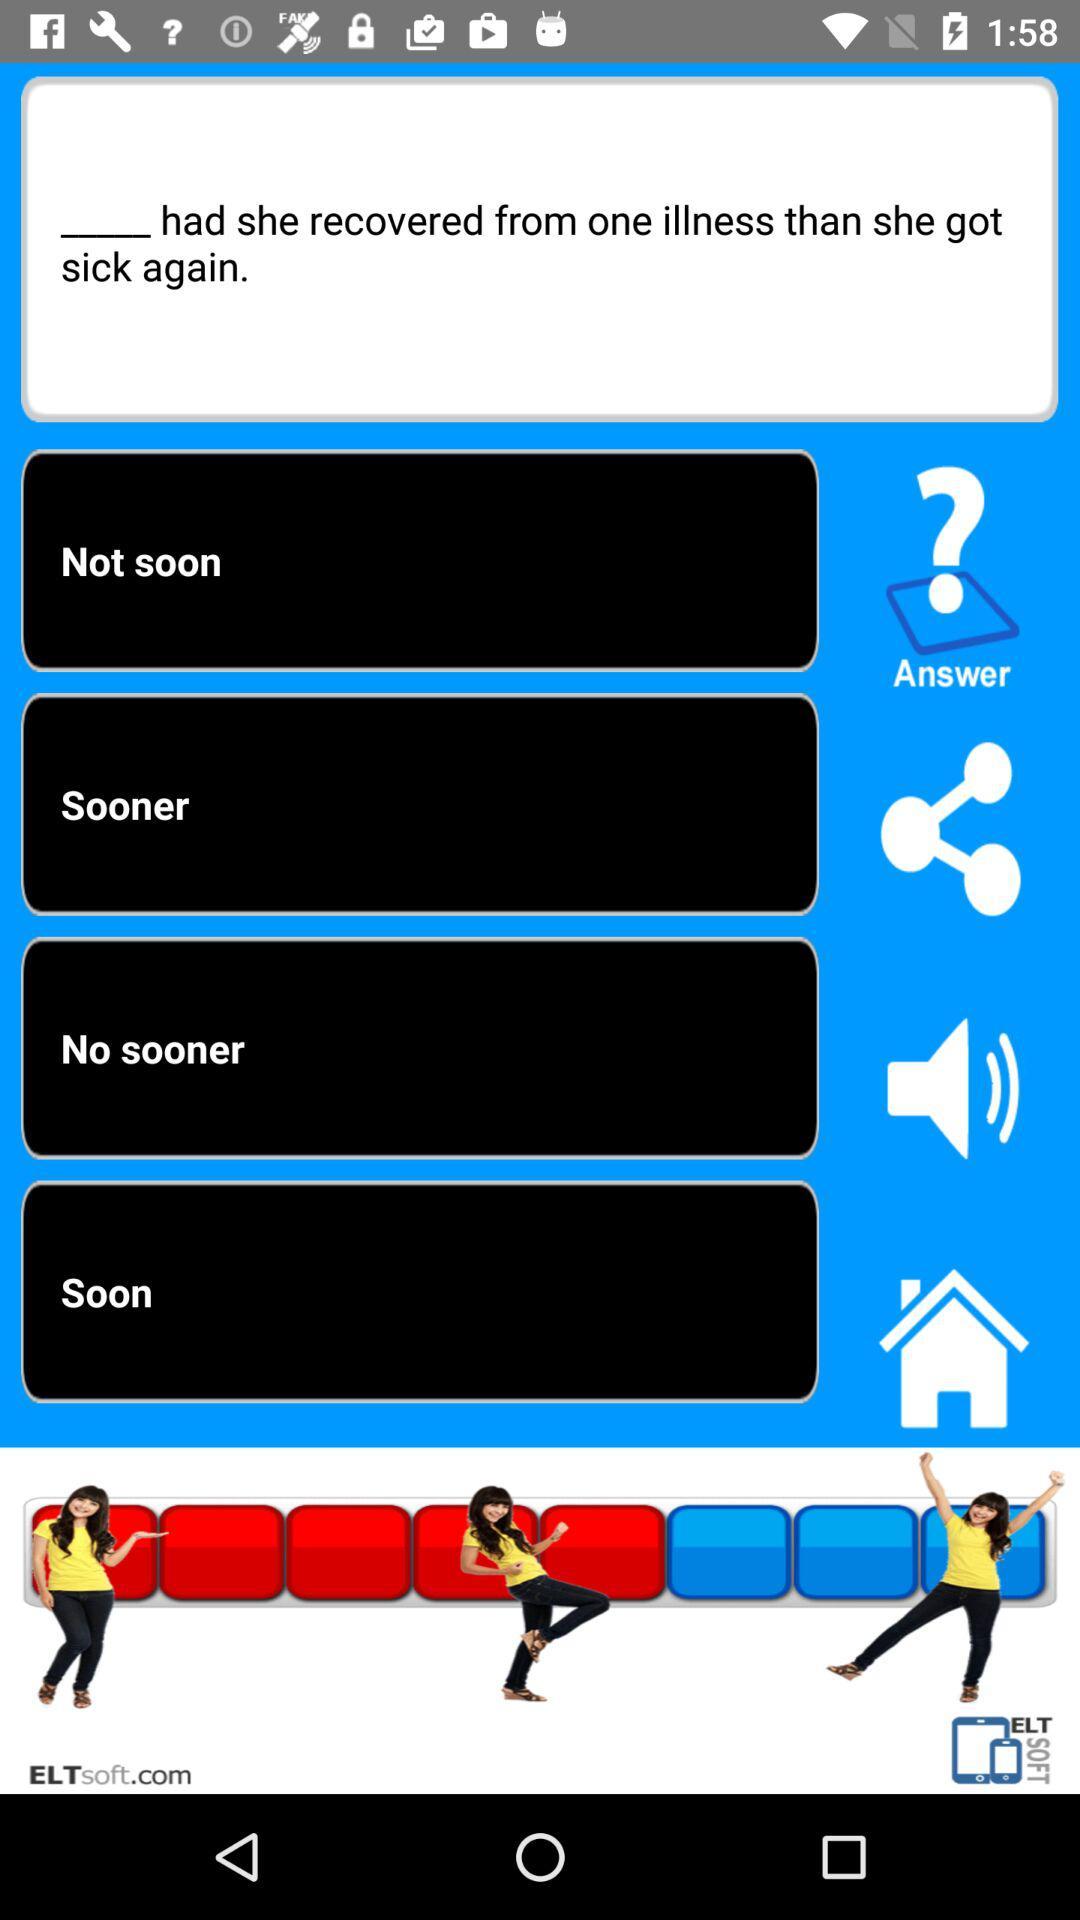  What do you see at coordinates (952, 567) in the screenshot?
I see `app below the _____ had she` at bounding box center [952, 567].